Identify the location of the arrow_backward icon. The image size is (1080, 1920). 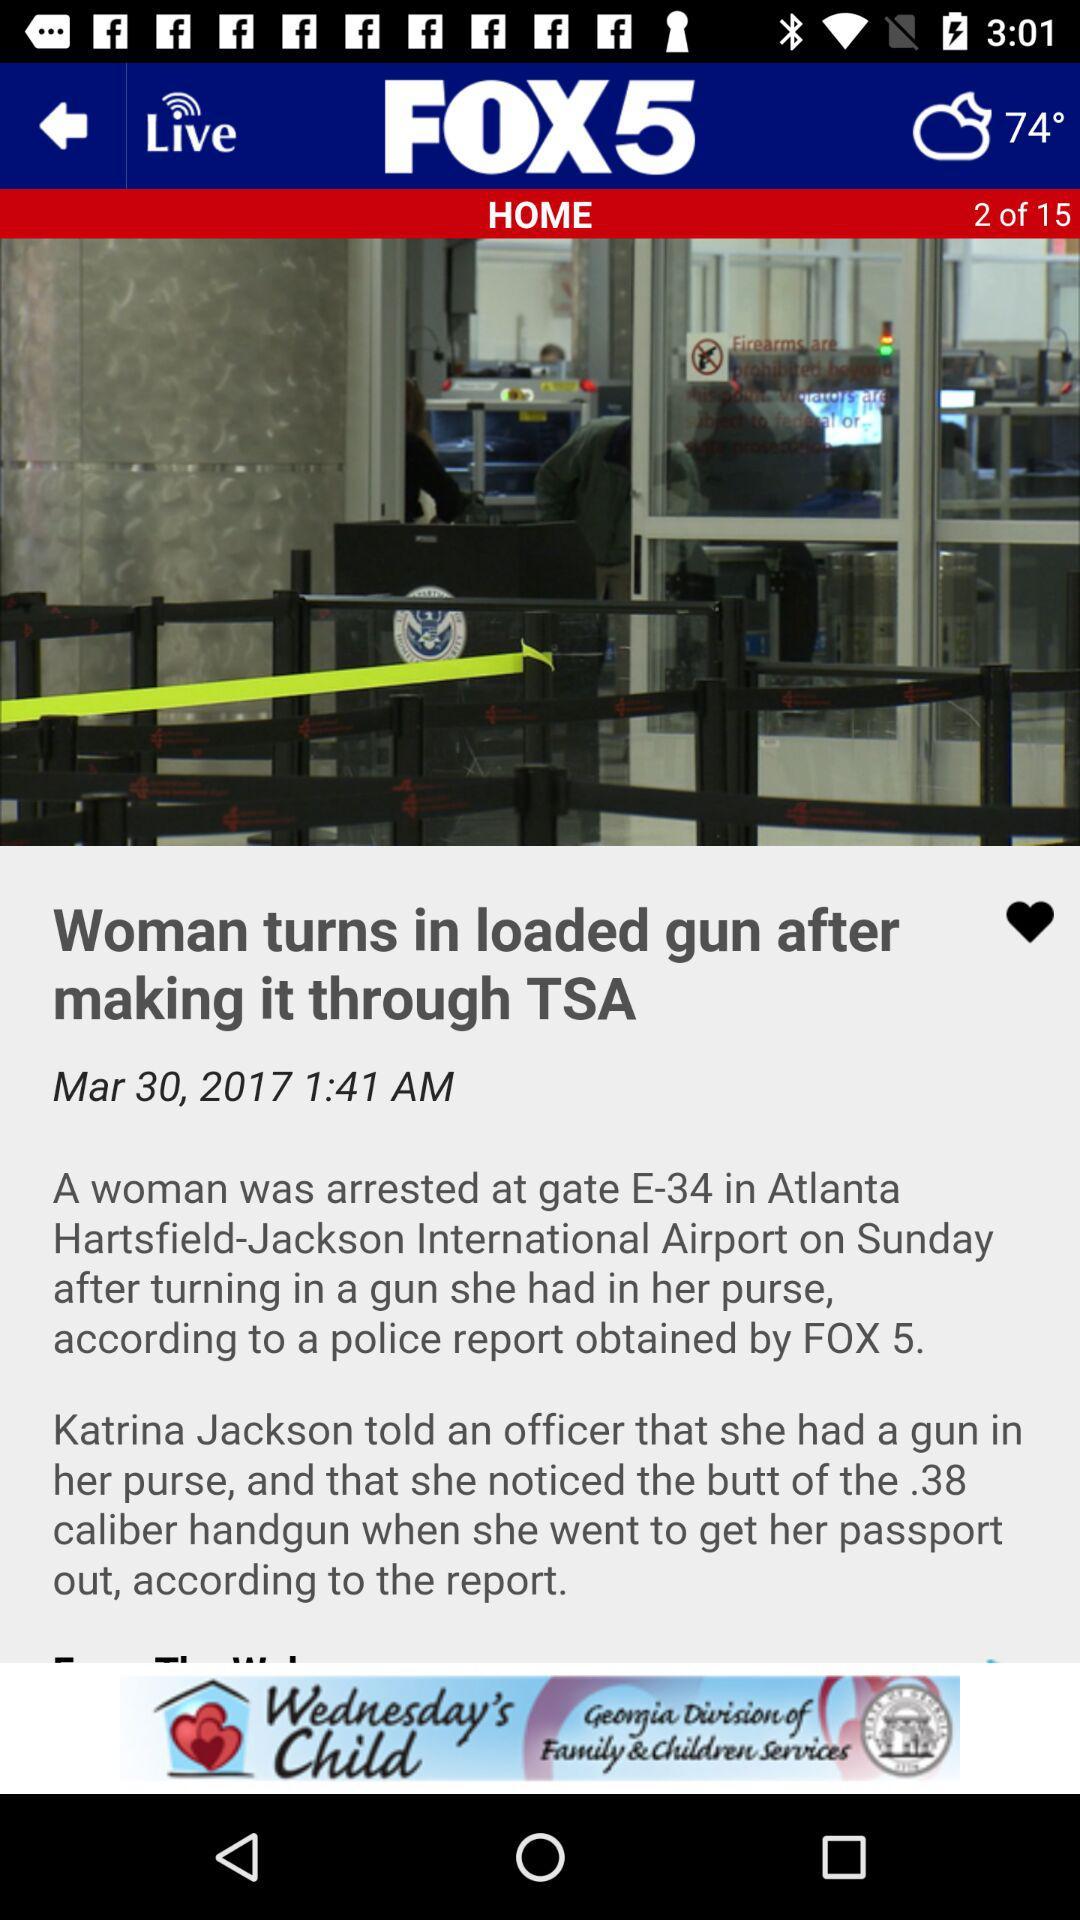
(61, 124).